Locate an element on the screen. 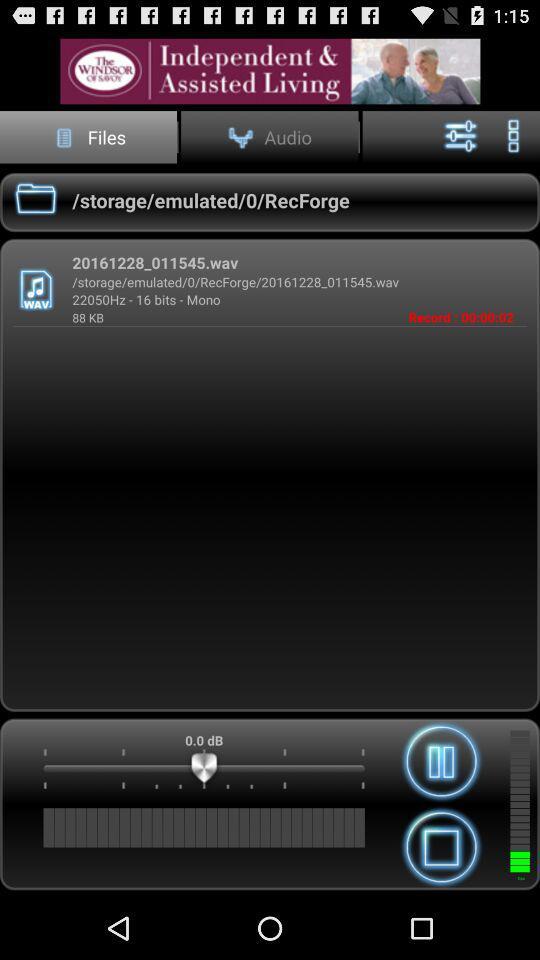 The image size is (540, 960). the sliders icon is located at coordinates (461, 144).